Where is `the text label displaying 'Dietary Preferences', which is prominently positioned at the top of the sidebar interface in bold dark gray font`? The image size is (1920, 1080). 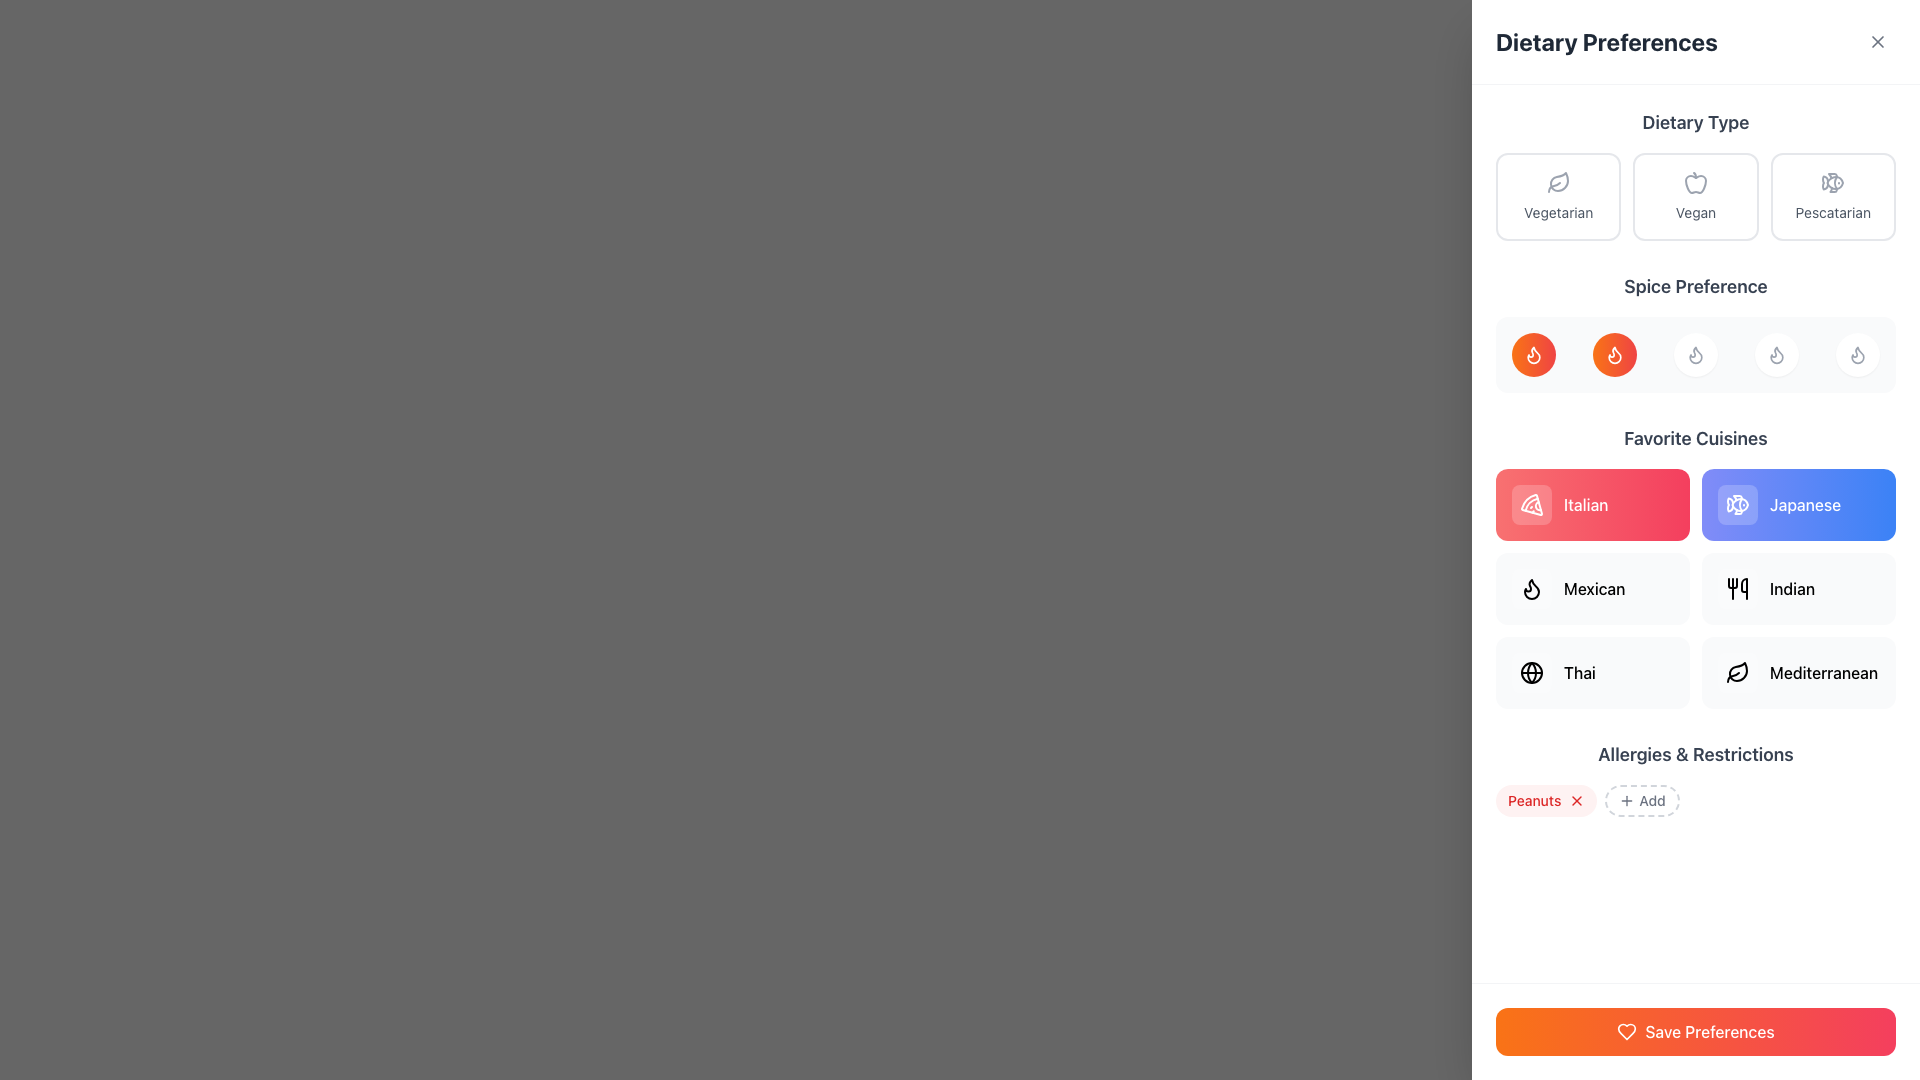 the text label displaying 'Dietary Preferences', which is prominently positioned at the top of the sidebar interface in bold dark gray font is located at coordinates (1606, 42).